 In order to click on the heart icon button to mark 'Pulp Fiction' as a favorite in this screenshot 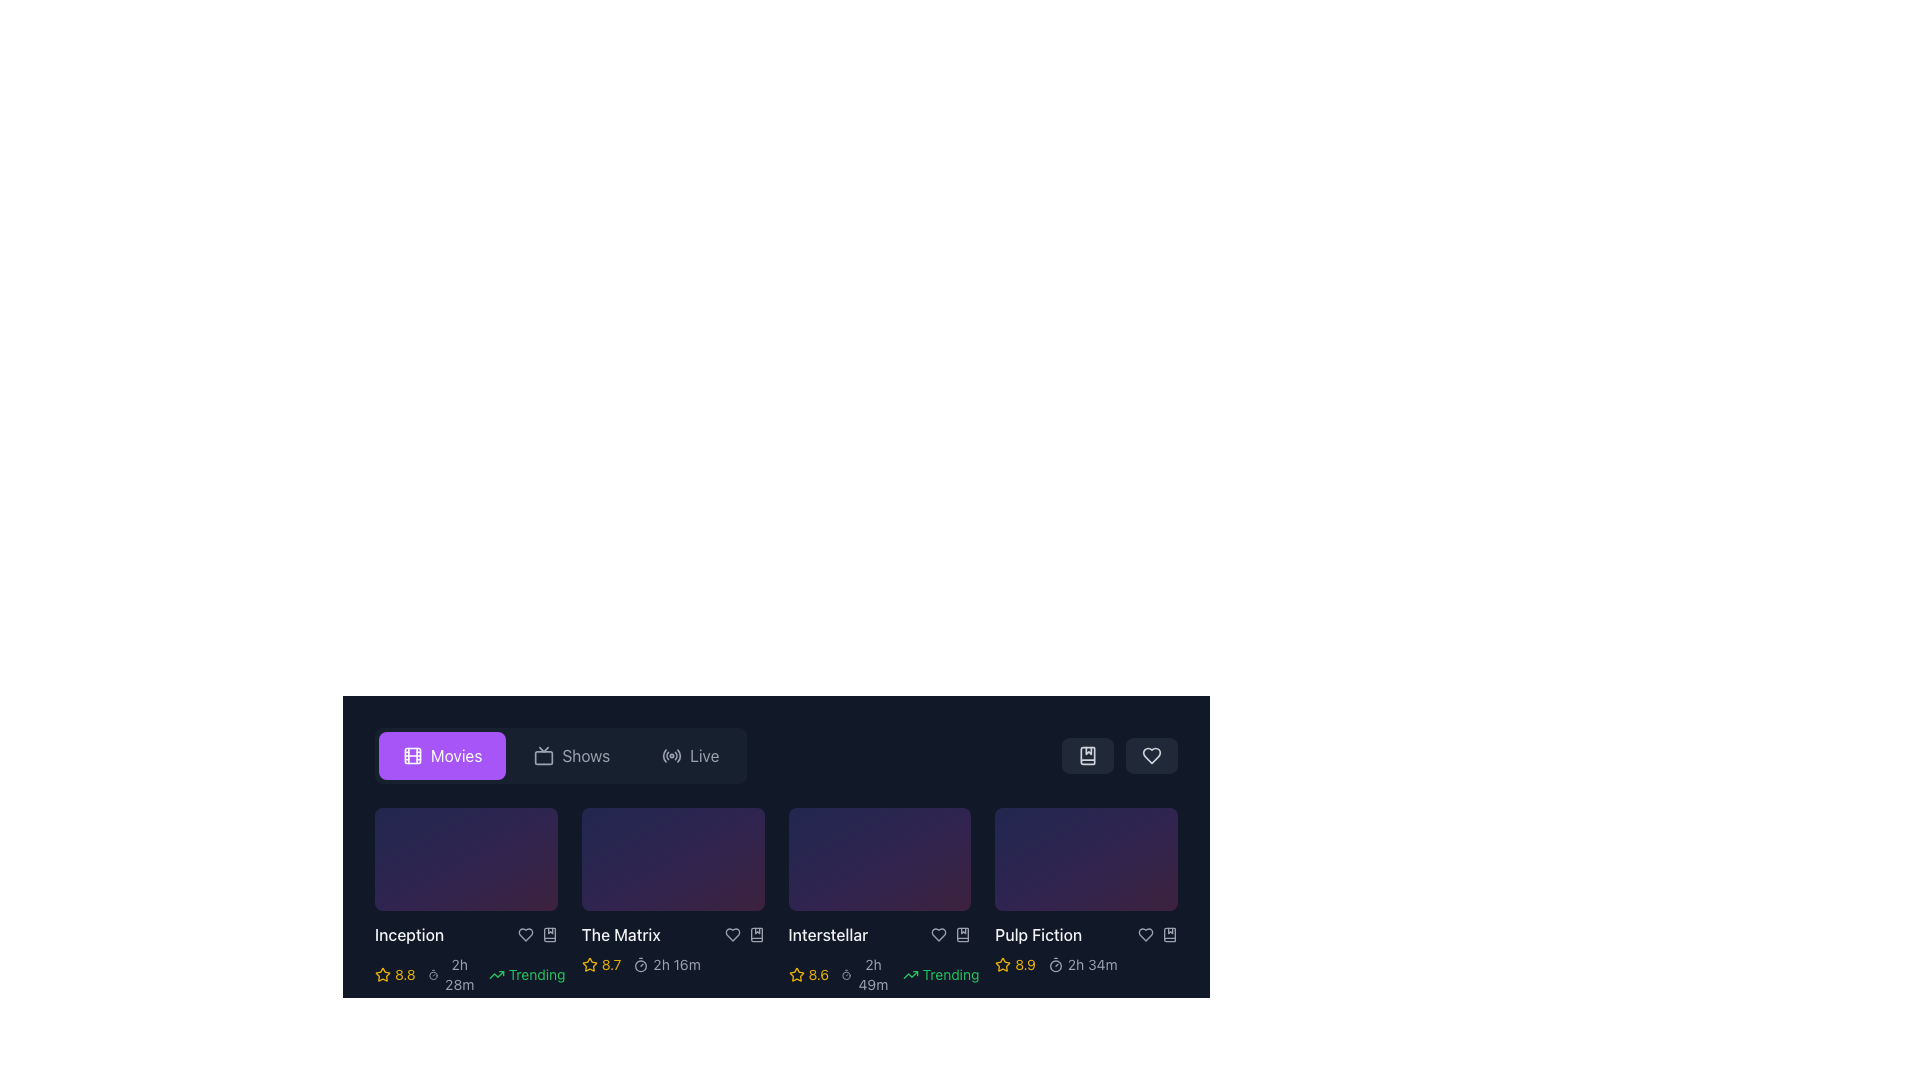, I will do `click(1146, 933)`.